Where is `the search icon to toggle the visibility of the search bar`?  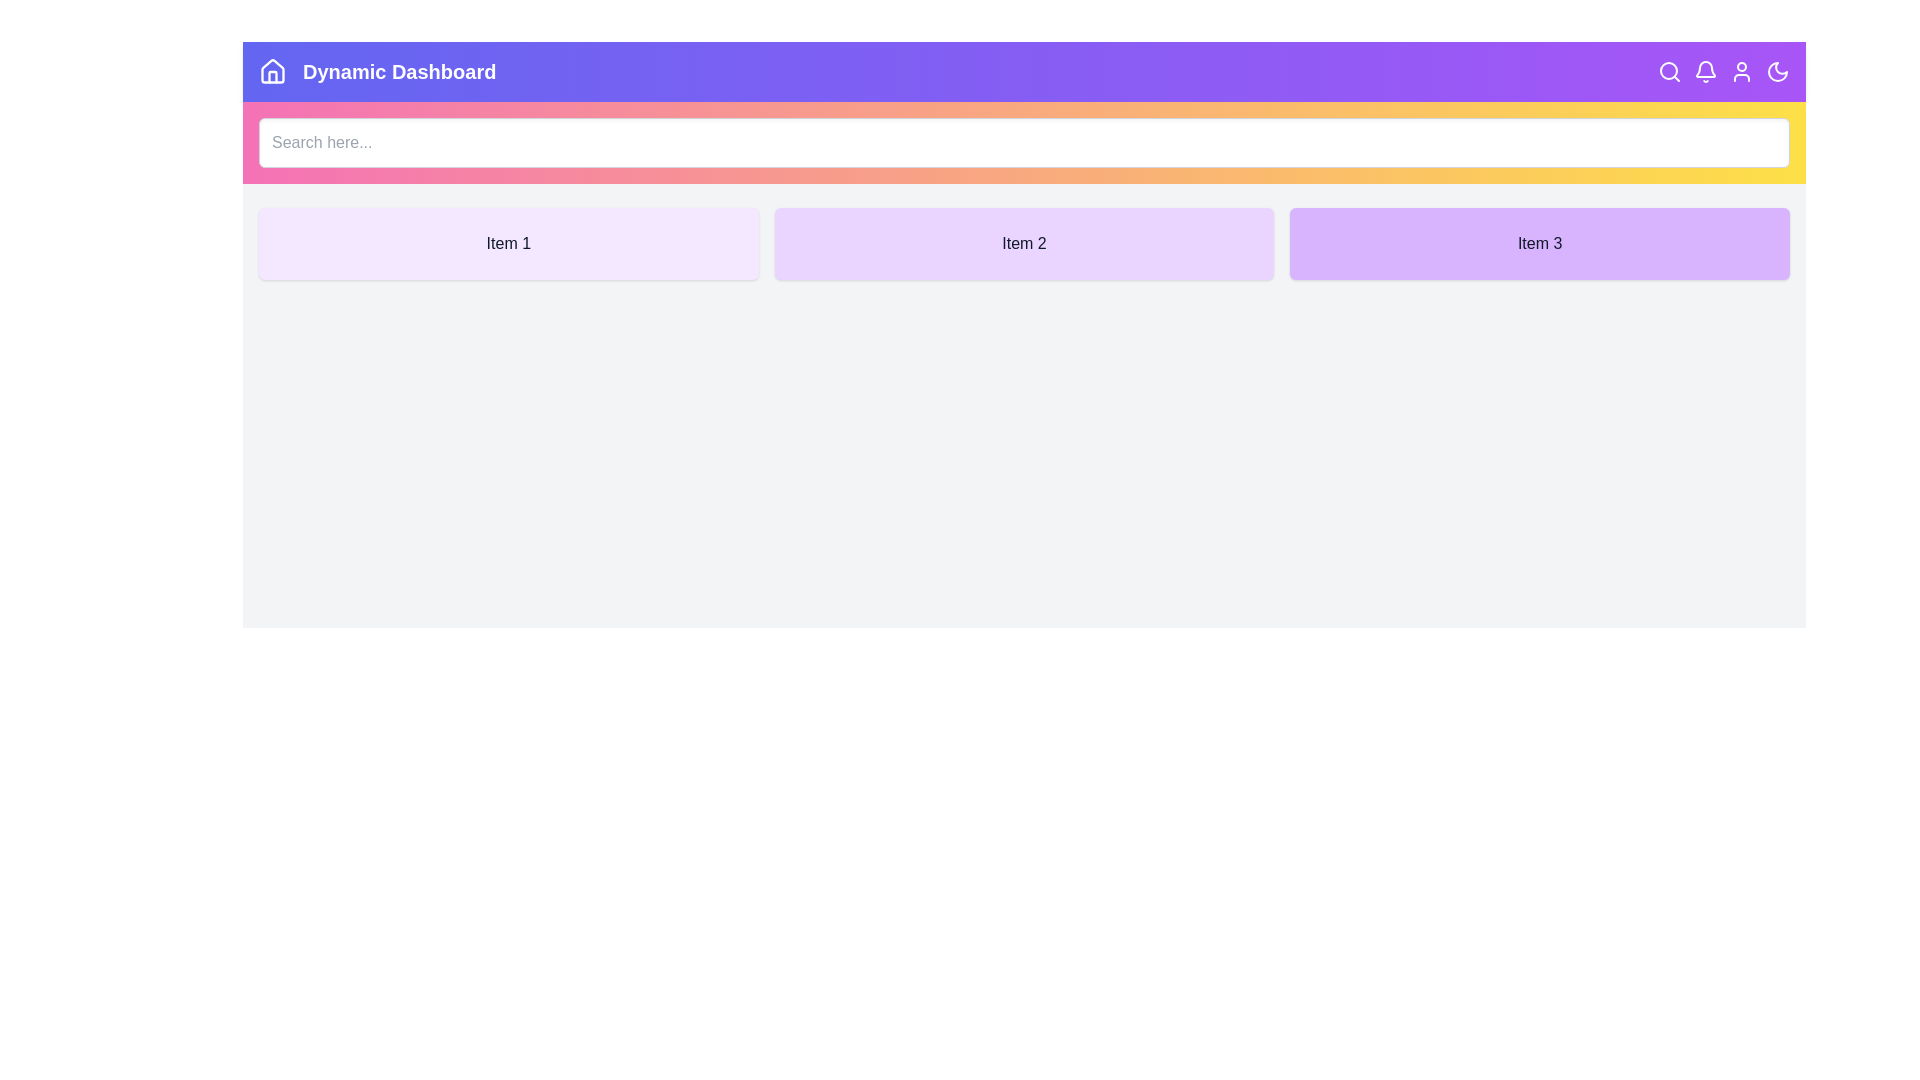 the search icon to toggle the visibility of the search bar is located at coordinates (1670, 71).